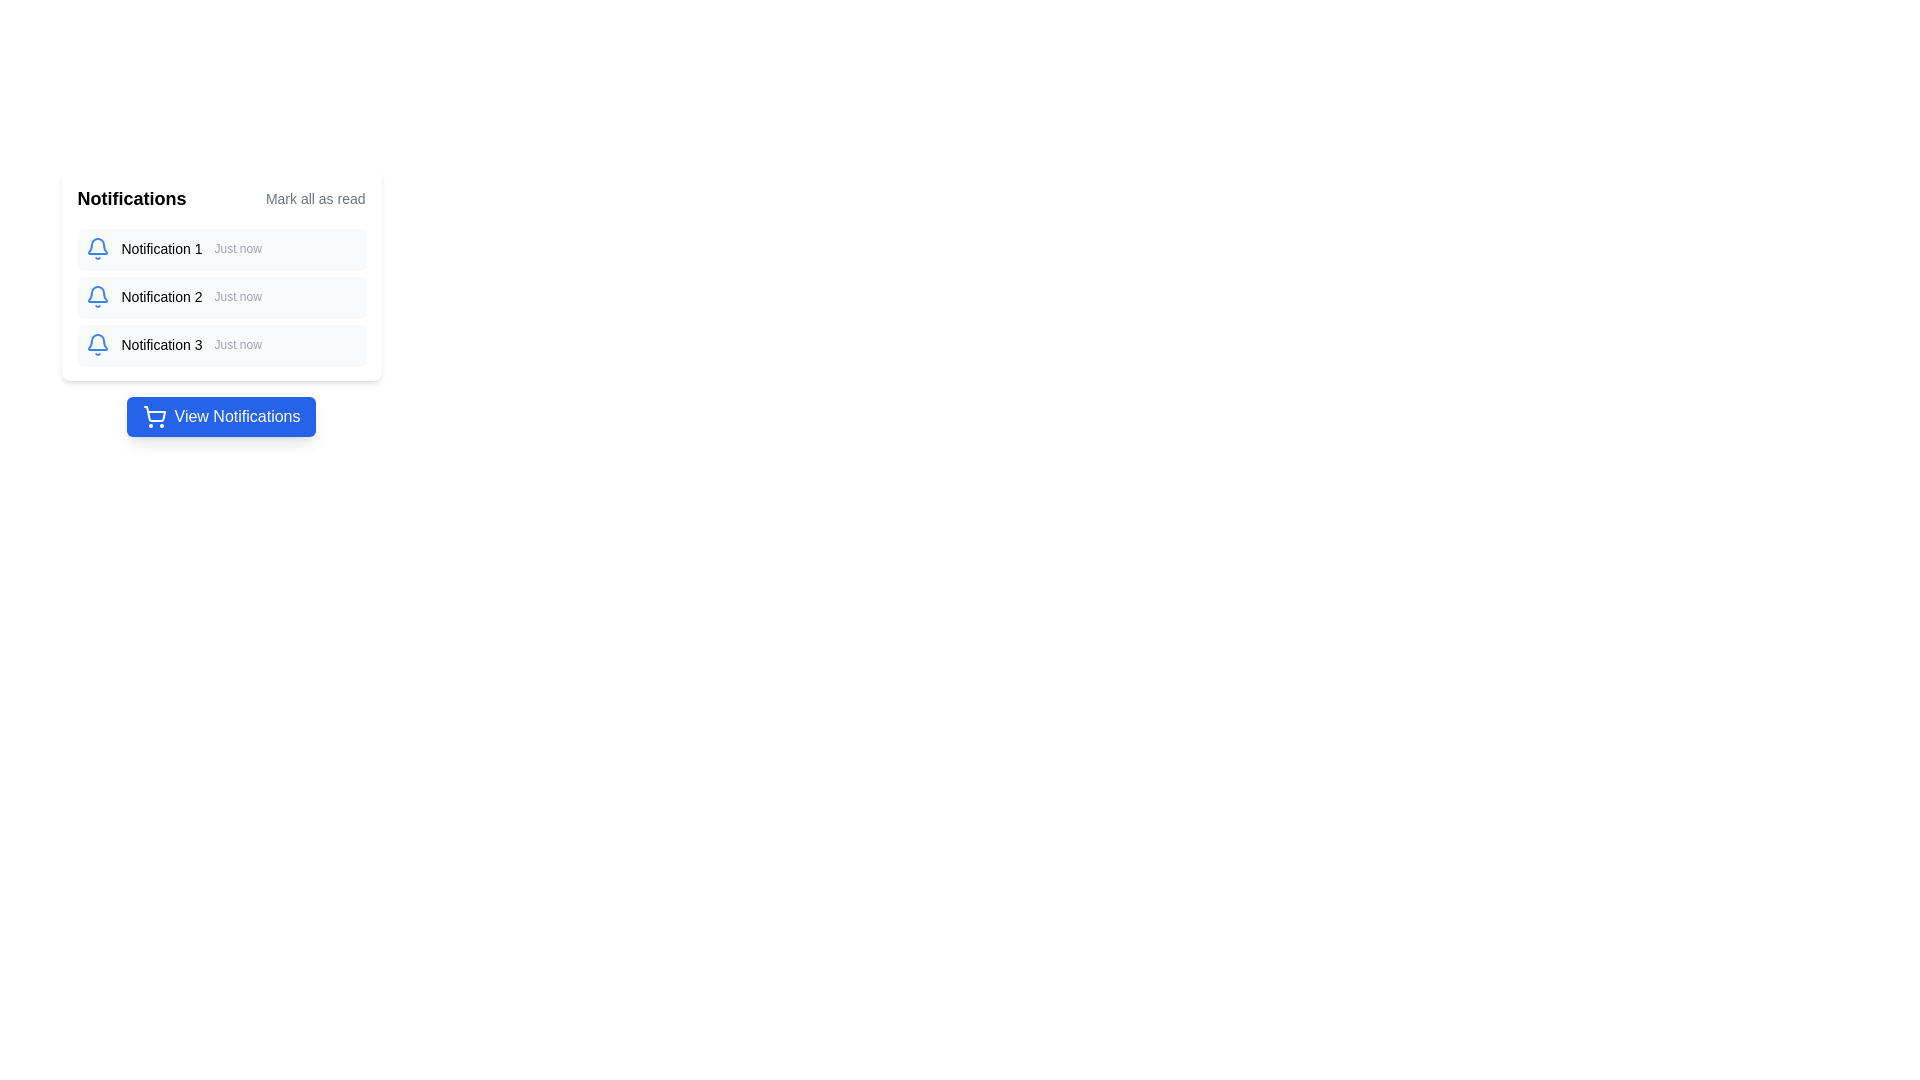  I want to click on the blue shopping cart icon located inside the 'View Notifications' button at the bottom of the interface, so click(153, 413).